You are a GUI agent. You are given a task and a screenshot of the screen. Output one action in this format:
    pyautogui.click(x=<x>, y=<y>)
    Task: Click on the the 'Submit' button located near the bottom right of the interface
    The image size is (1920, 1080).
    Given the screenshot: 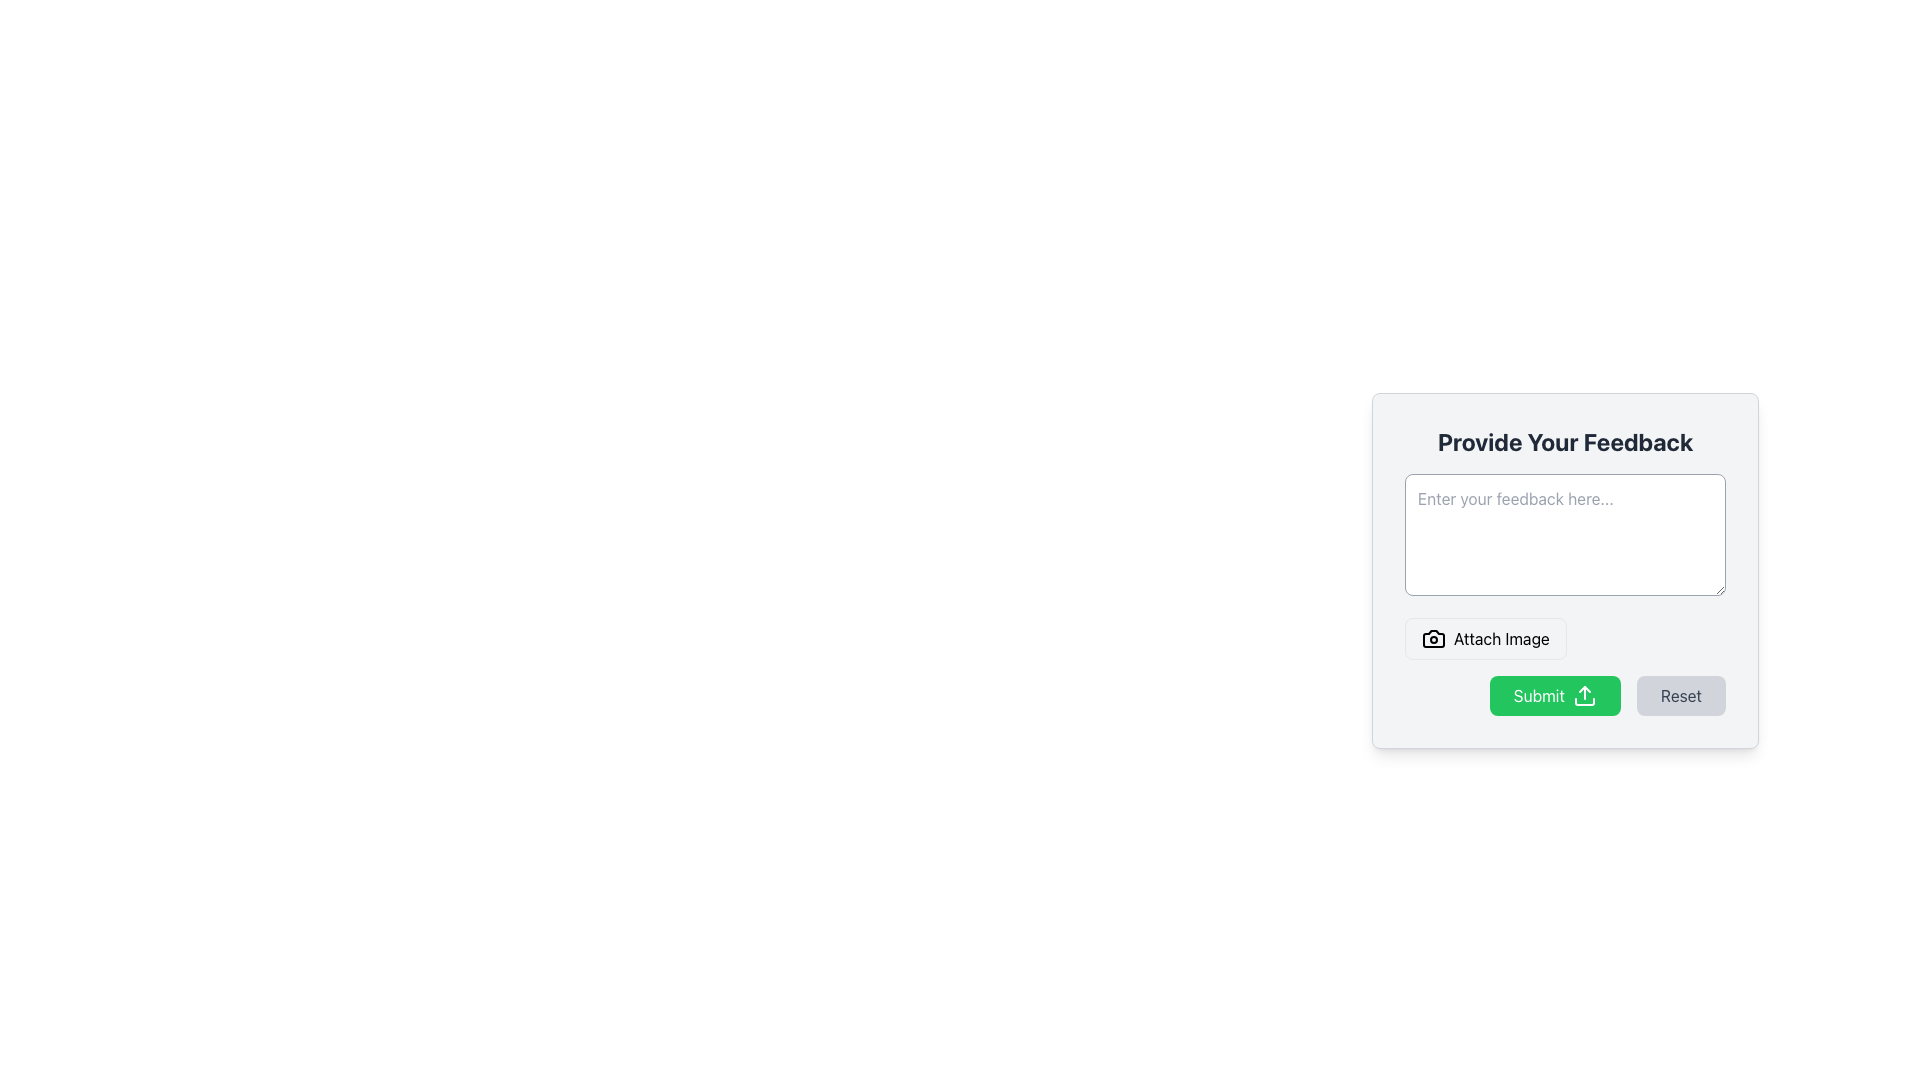 What is the action you would take?
    pyautogui.click(x=1554, y=694)
    